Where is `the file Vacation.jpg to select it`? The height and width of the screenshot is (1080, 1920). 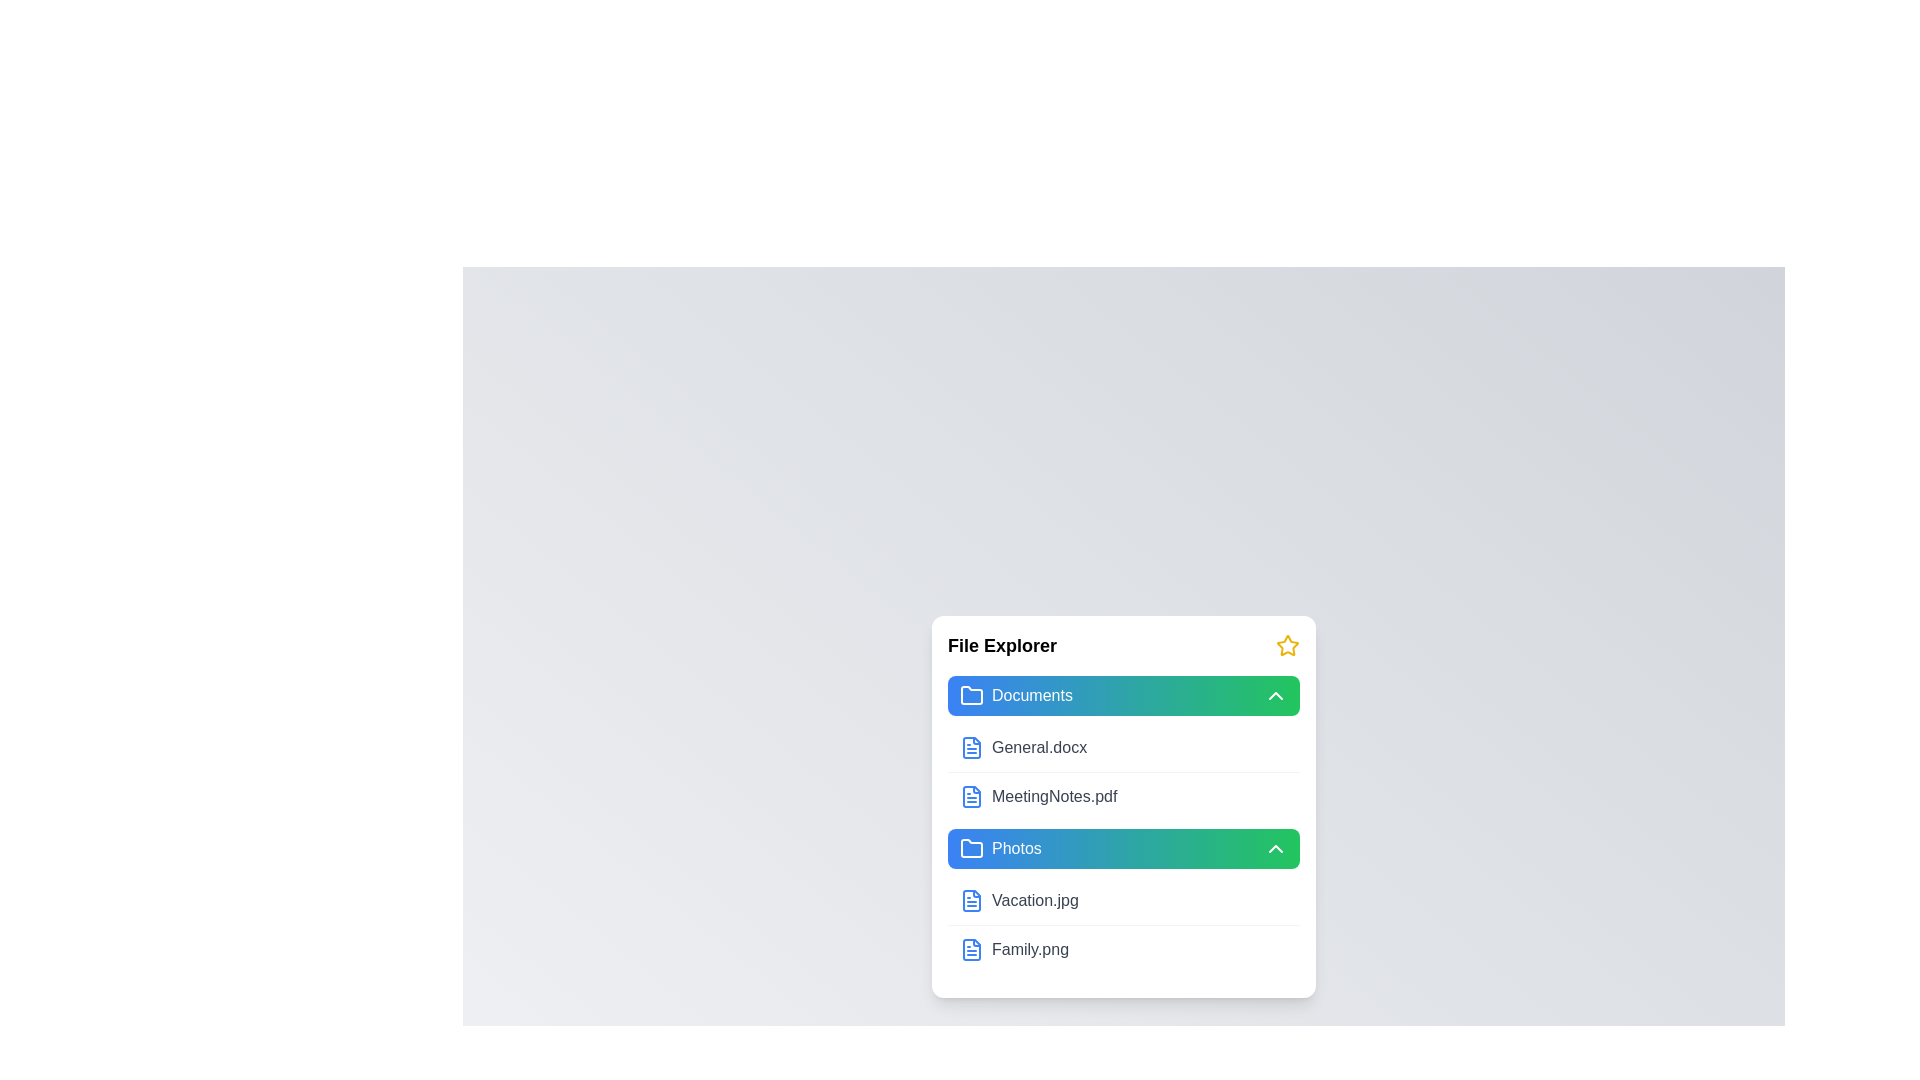 the file Vacation.jpg to select it is located at coordinates (971, 901).